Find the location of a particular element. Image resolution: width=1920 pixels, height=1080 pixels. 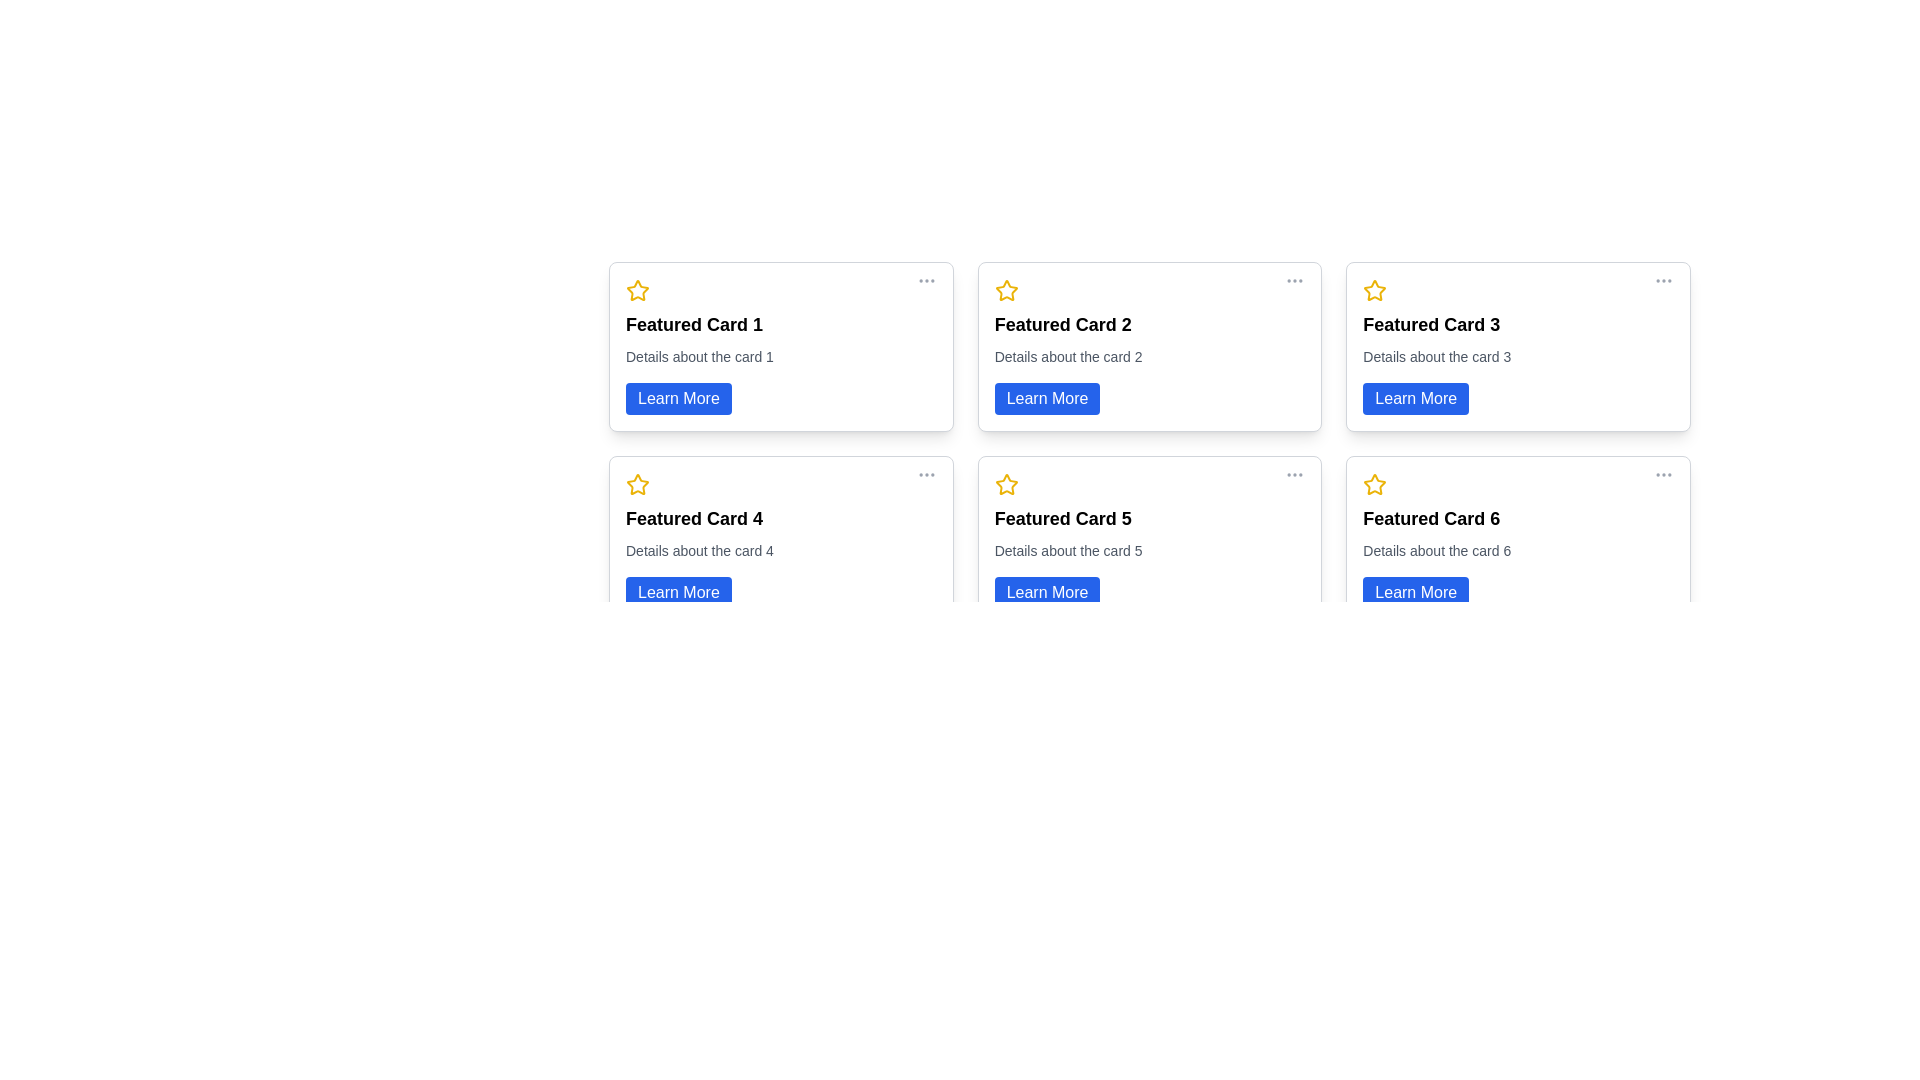

the star-shaped icon with a hollow center, colored yellow, located at the top-left corner of the 'Featured Card 5.' is located at coordinates (1006, 484).